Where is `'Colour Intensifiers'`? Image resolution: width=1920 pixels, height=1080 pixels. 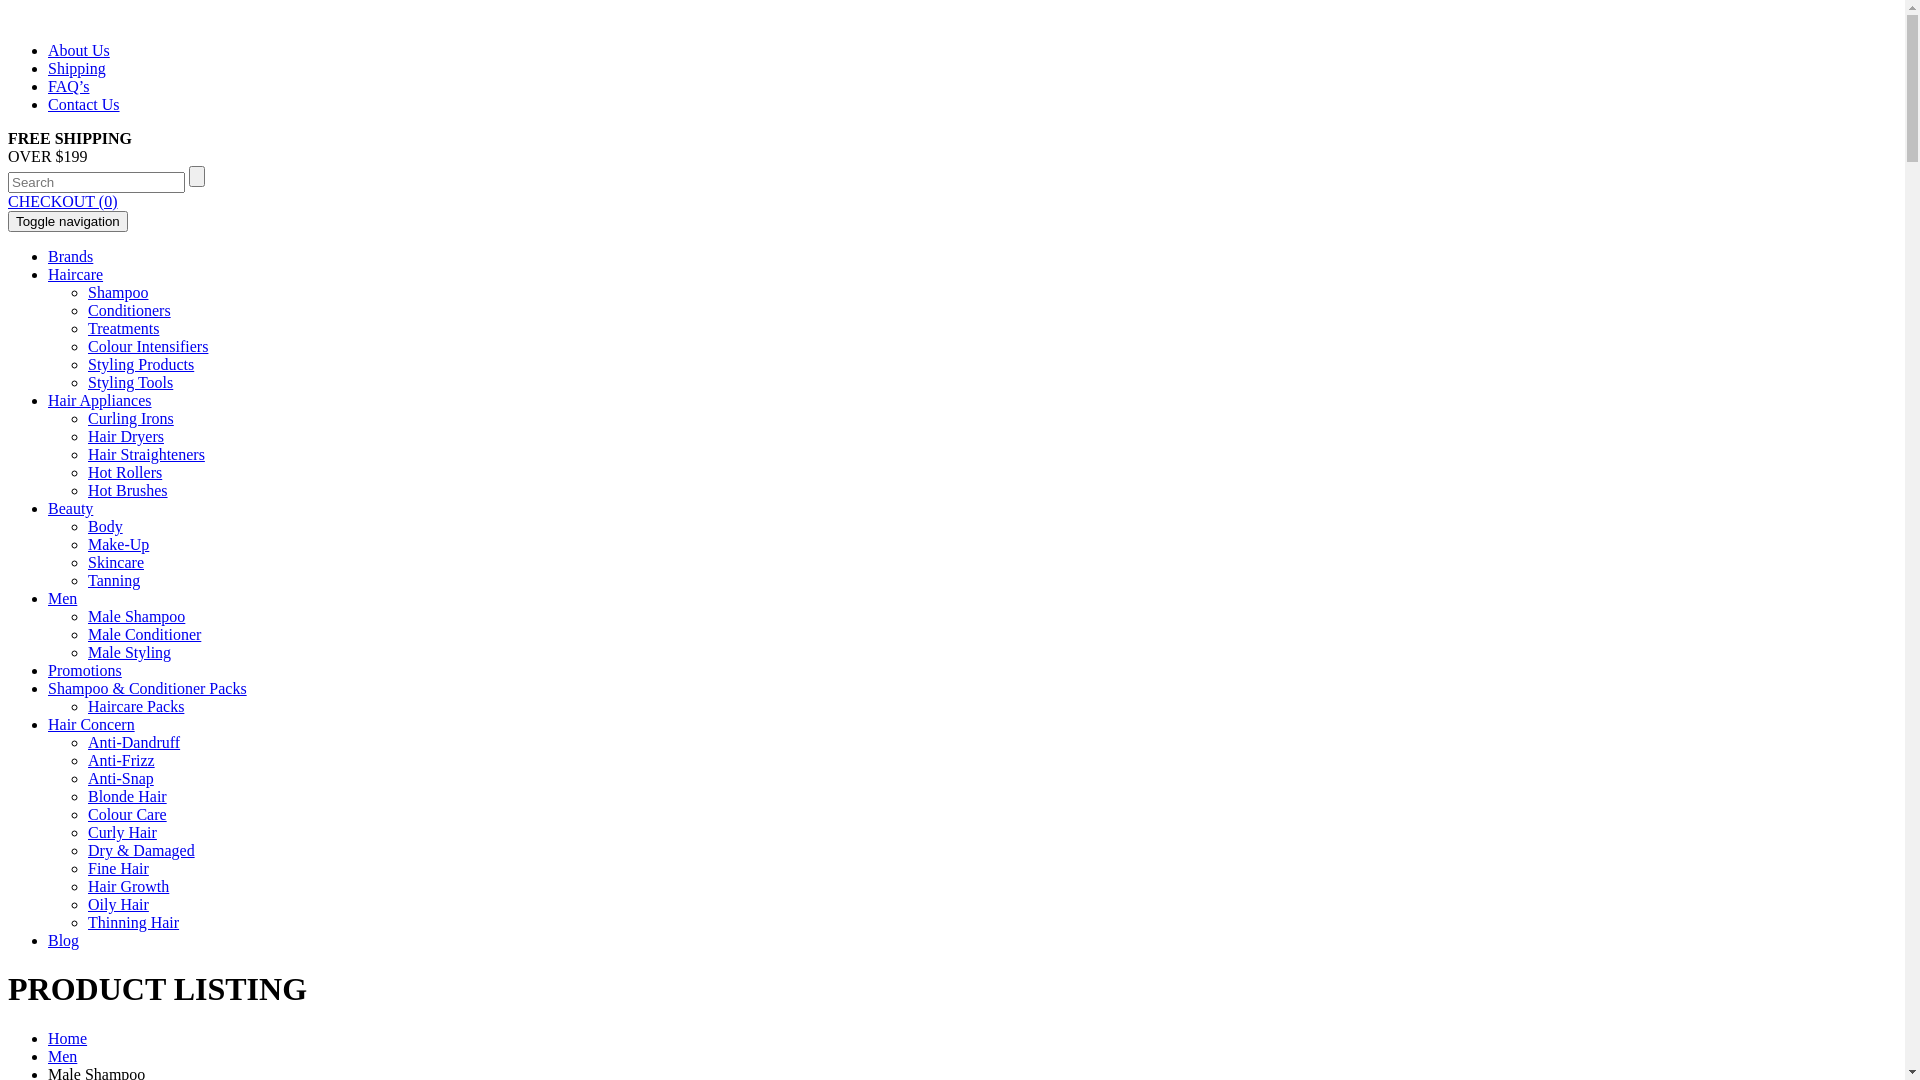
'Colour Intensifiers' is located at coordinates (147, 345).